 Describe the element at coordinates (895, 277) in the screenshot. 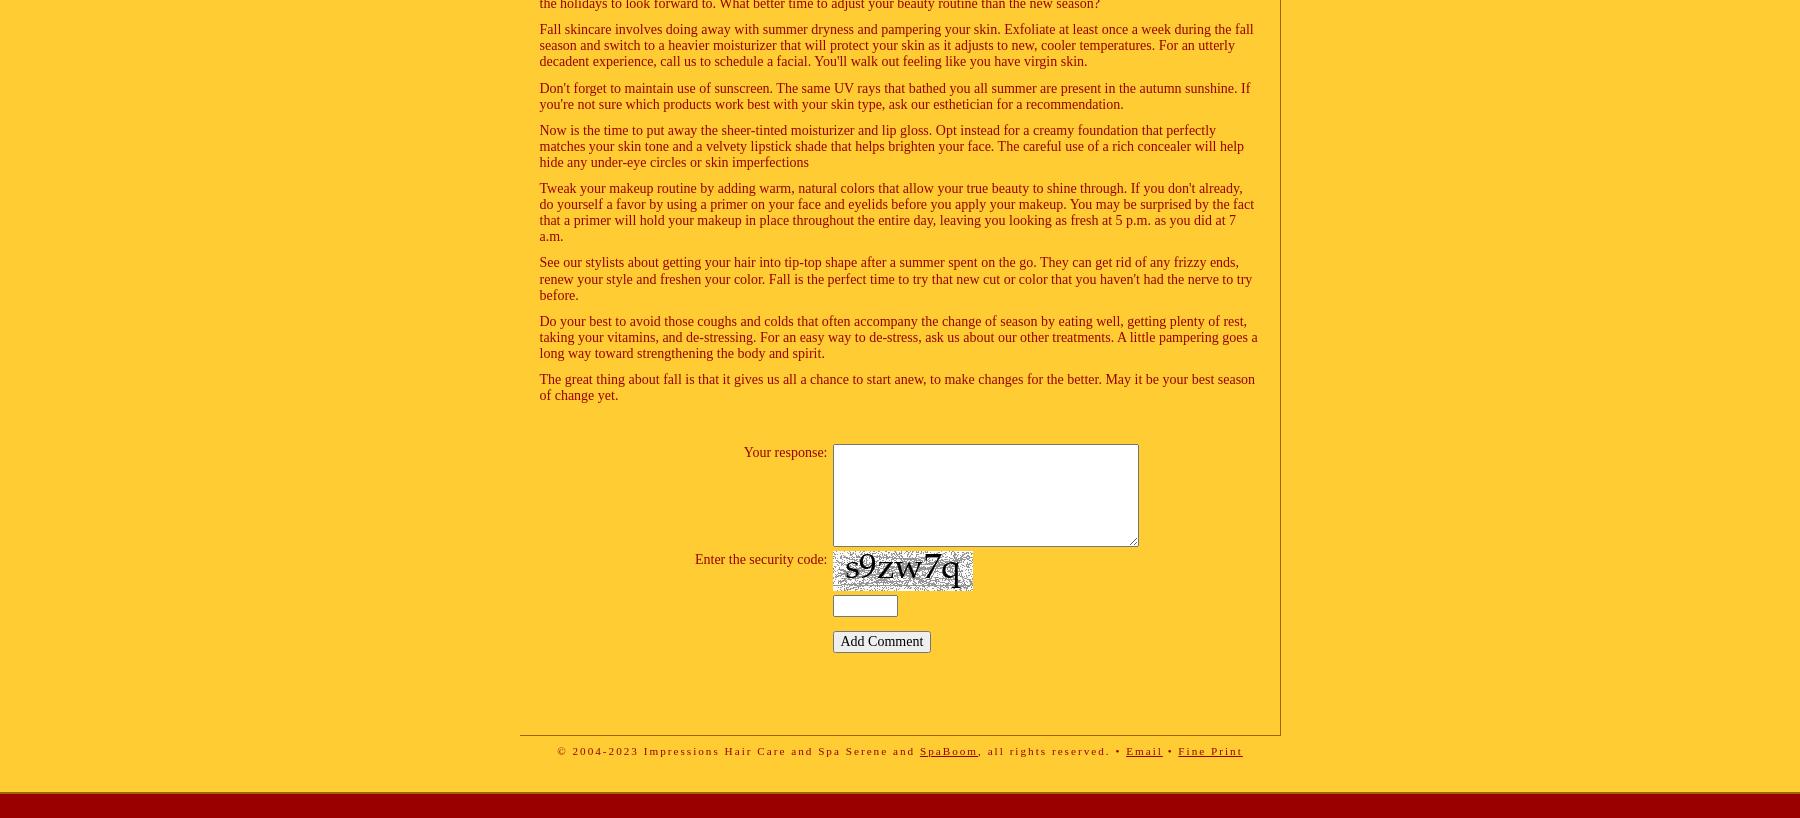

I see `'See our stylists about getting your hair into tip-top shape after a summer spent on the go. They can get rid of any frizzy ends, renew your style and freshen your color. Fall is the perfect time to try that new cut or color that you haven't had the nerve to try before.'` at that location.